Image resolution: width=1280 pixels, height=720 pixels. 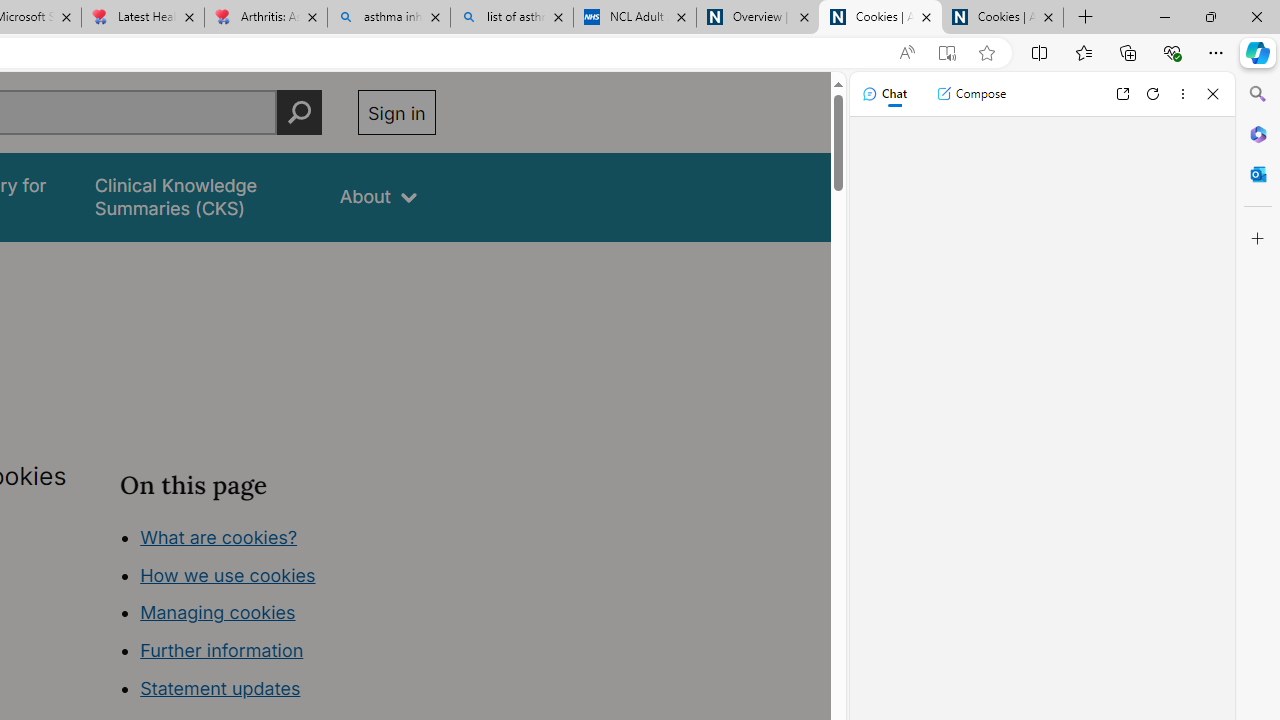 What do you see at coordinates (298, 112) in the screenshot?
I see `'Perform search'` at bounding box center [298, 112].